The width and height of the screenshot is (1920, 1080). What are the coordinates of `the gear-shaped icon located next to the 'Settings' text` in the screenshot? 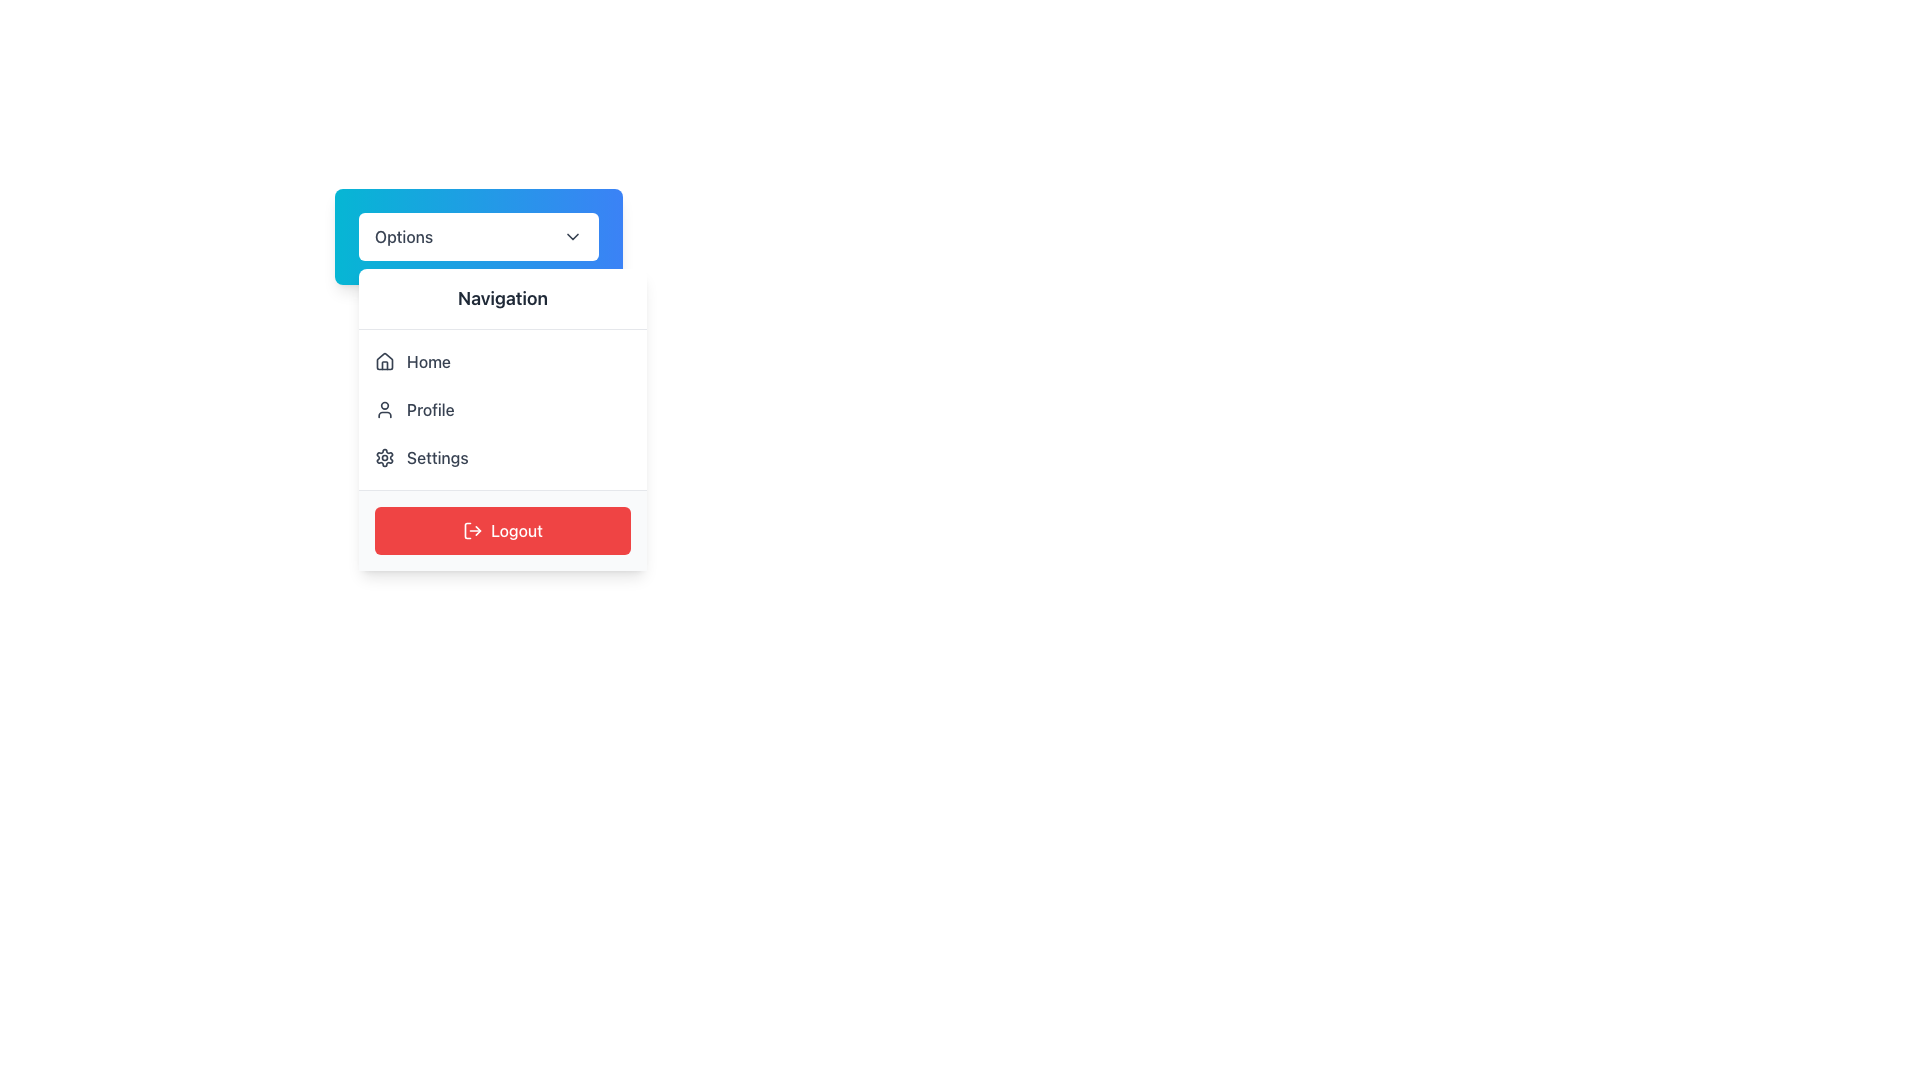 It's located at (384, 458).